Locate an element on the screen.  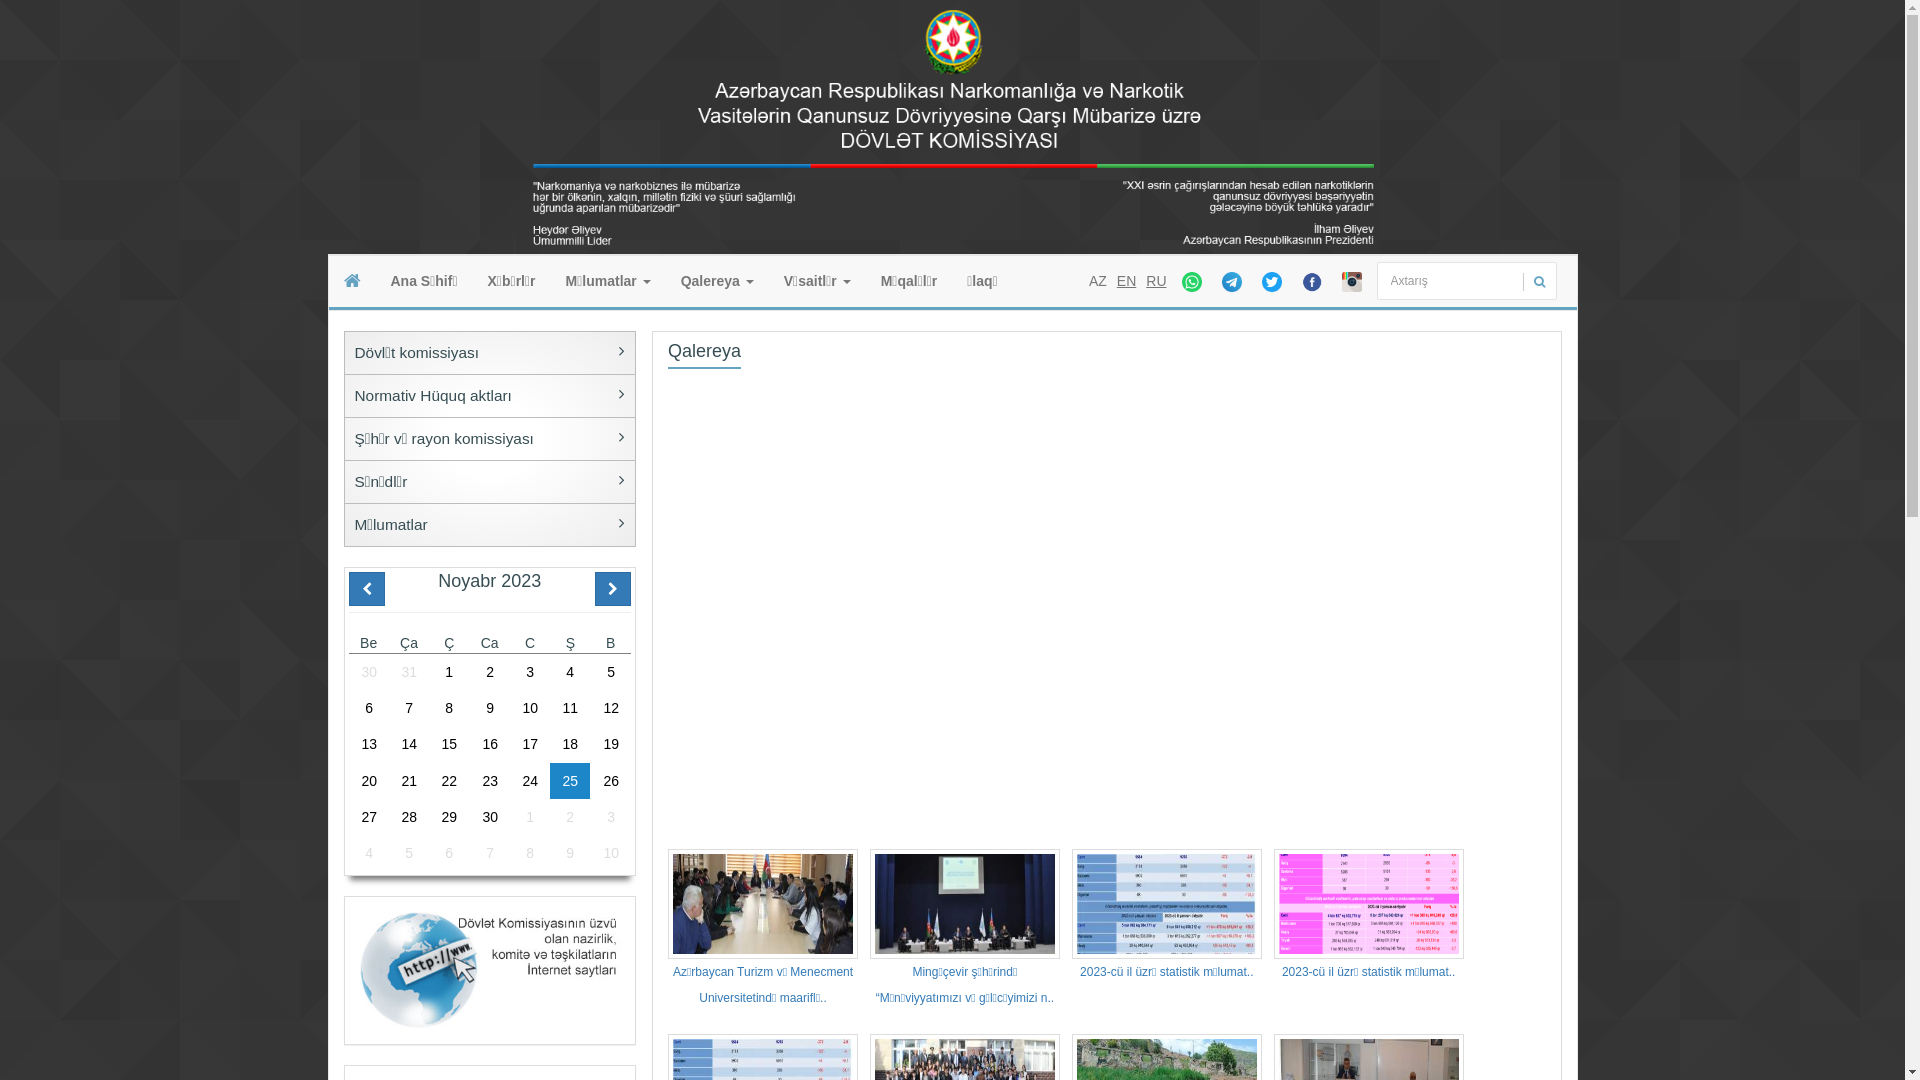
'RU' is located at coordinates (1156, 281).